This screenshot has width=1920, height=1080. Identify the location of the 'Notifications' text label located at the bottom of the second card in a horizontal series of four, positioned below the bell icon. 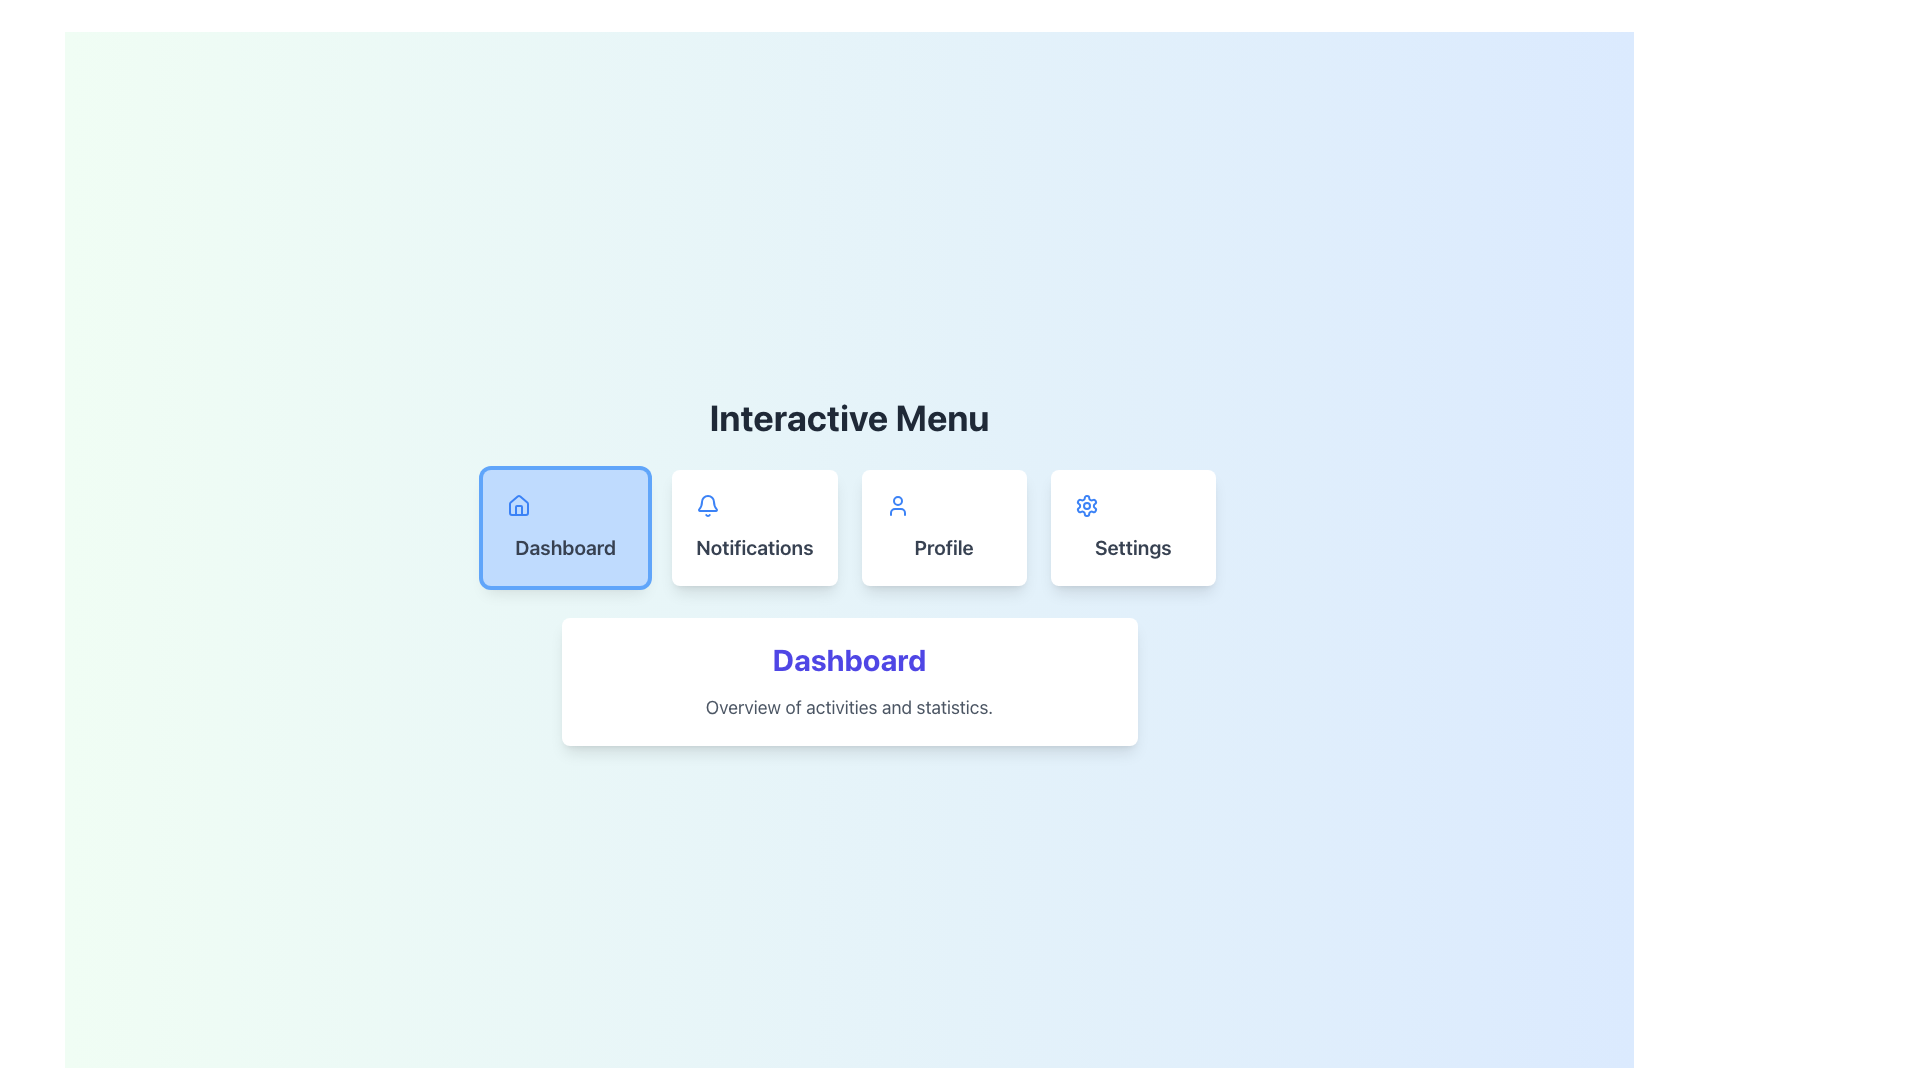
(753, 547).